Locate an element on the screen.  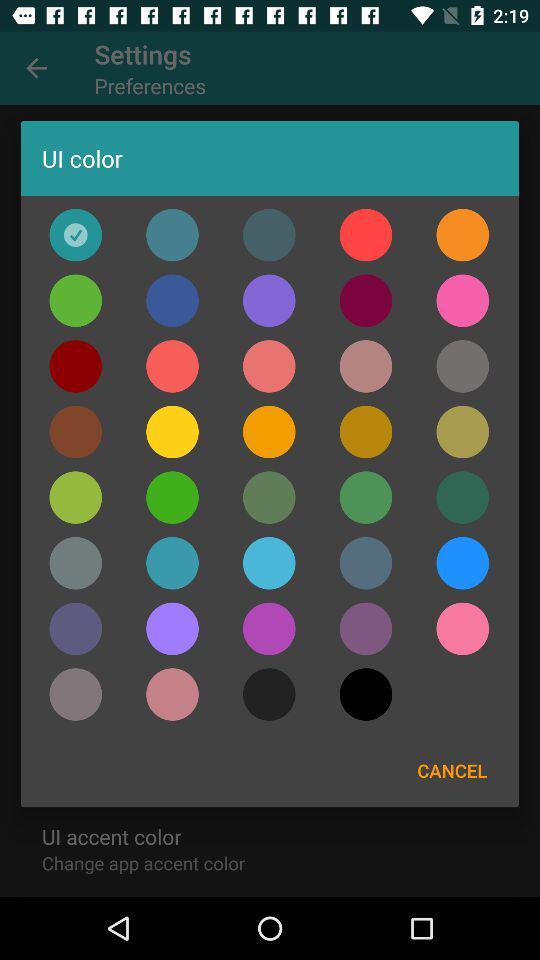
go back is located at coordinates (74, 299).